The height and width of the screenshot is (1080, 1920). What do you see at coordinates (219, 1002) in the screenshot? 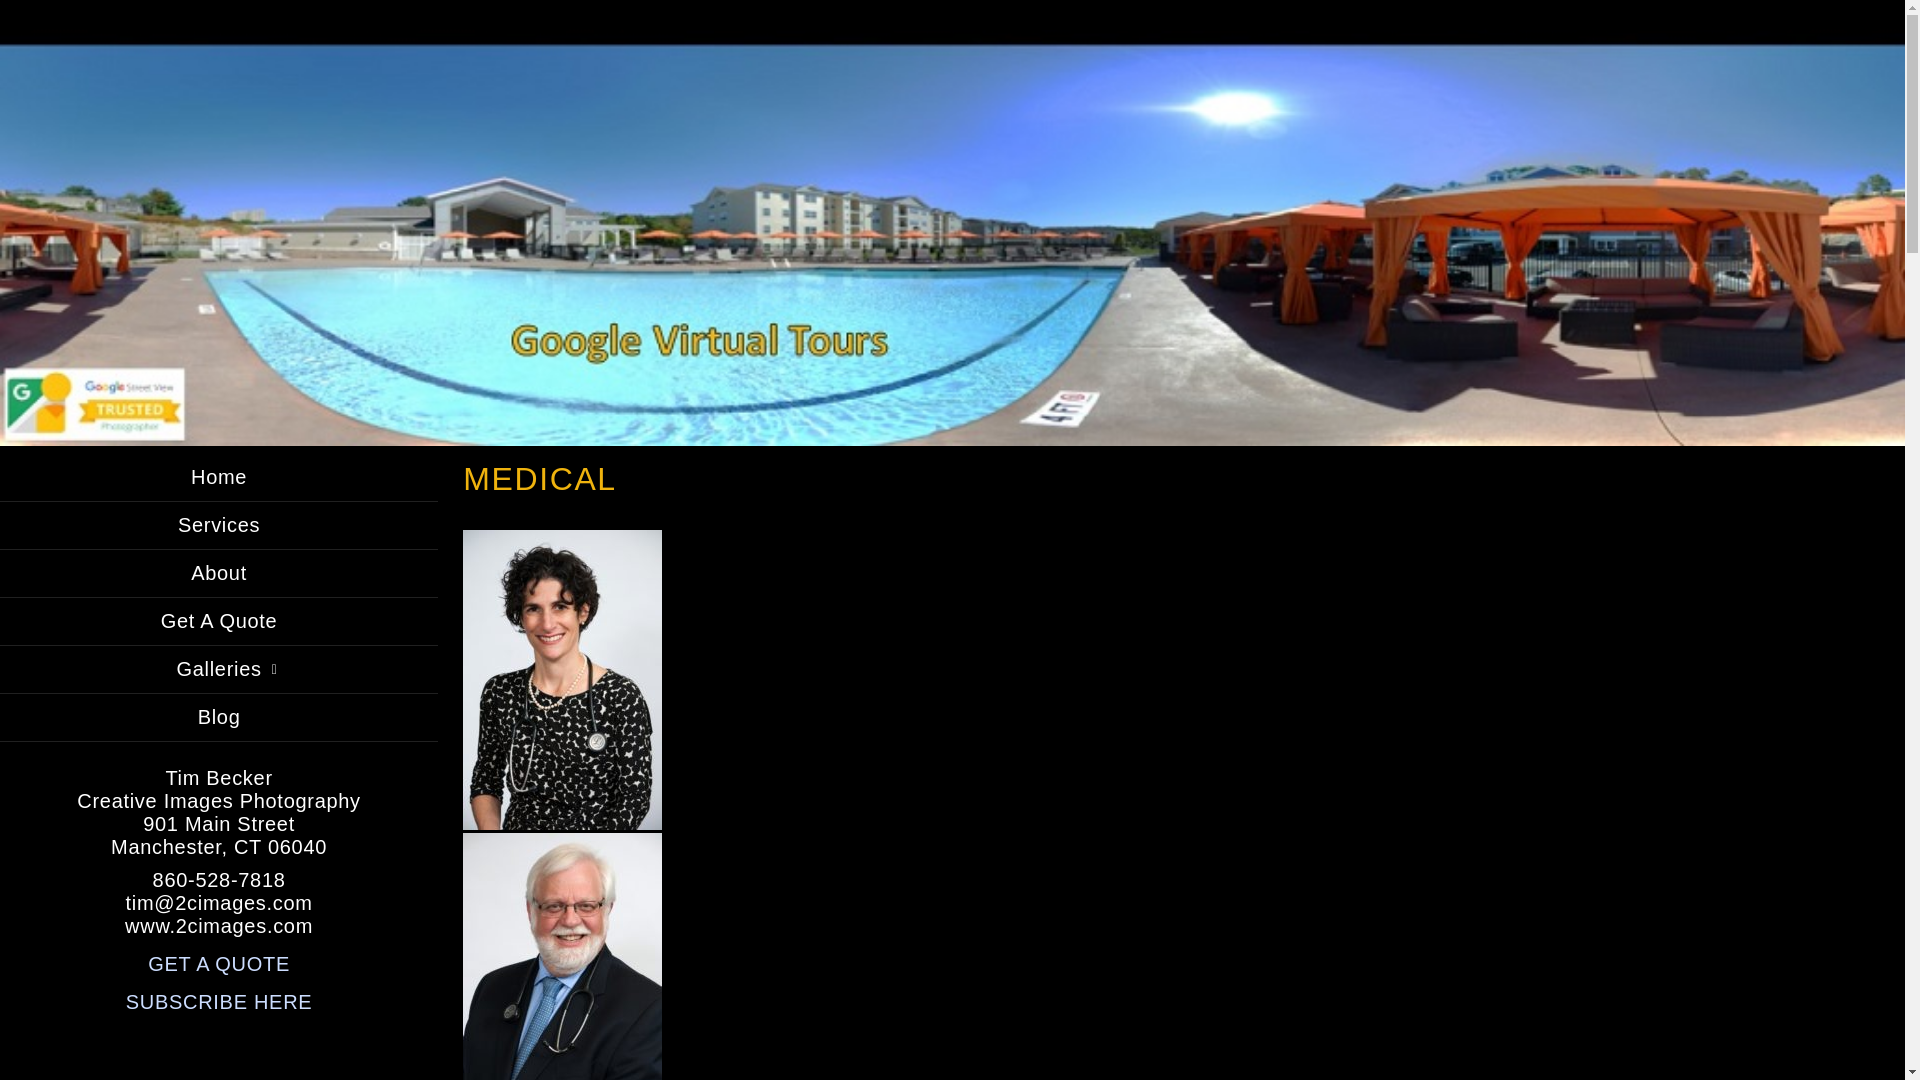
I see `'SUBSCRIBE HERE'` at bounding box center [219, 1002].